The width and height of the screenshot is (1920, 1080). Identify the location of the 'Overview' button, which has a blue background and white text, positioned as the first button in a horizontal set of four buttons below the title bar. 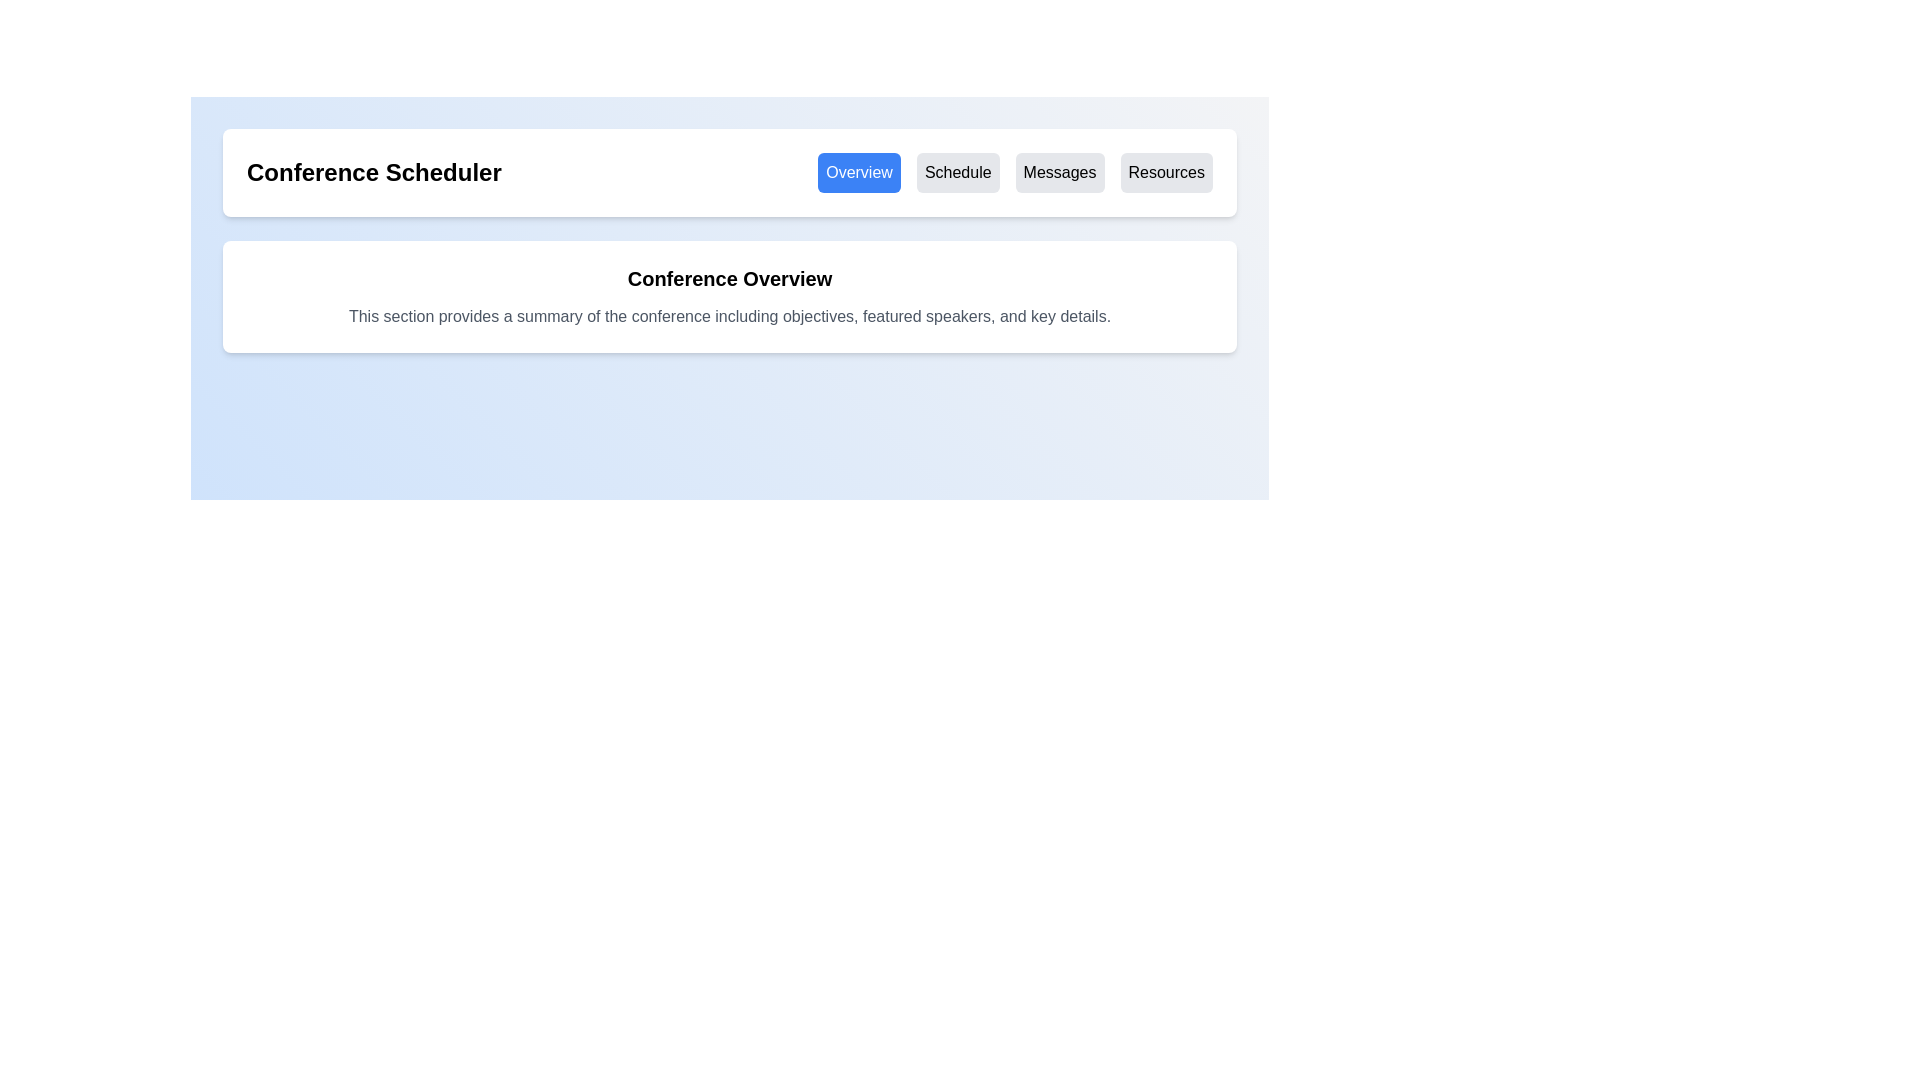
(859, 172).